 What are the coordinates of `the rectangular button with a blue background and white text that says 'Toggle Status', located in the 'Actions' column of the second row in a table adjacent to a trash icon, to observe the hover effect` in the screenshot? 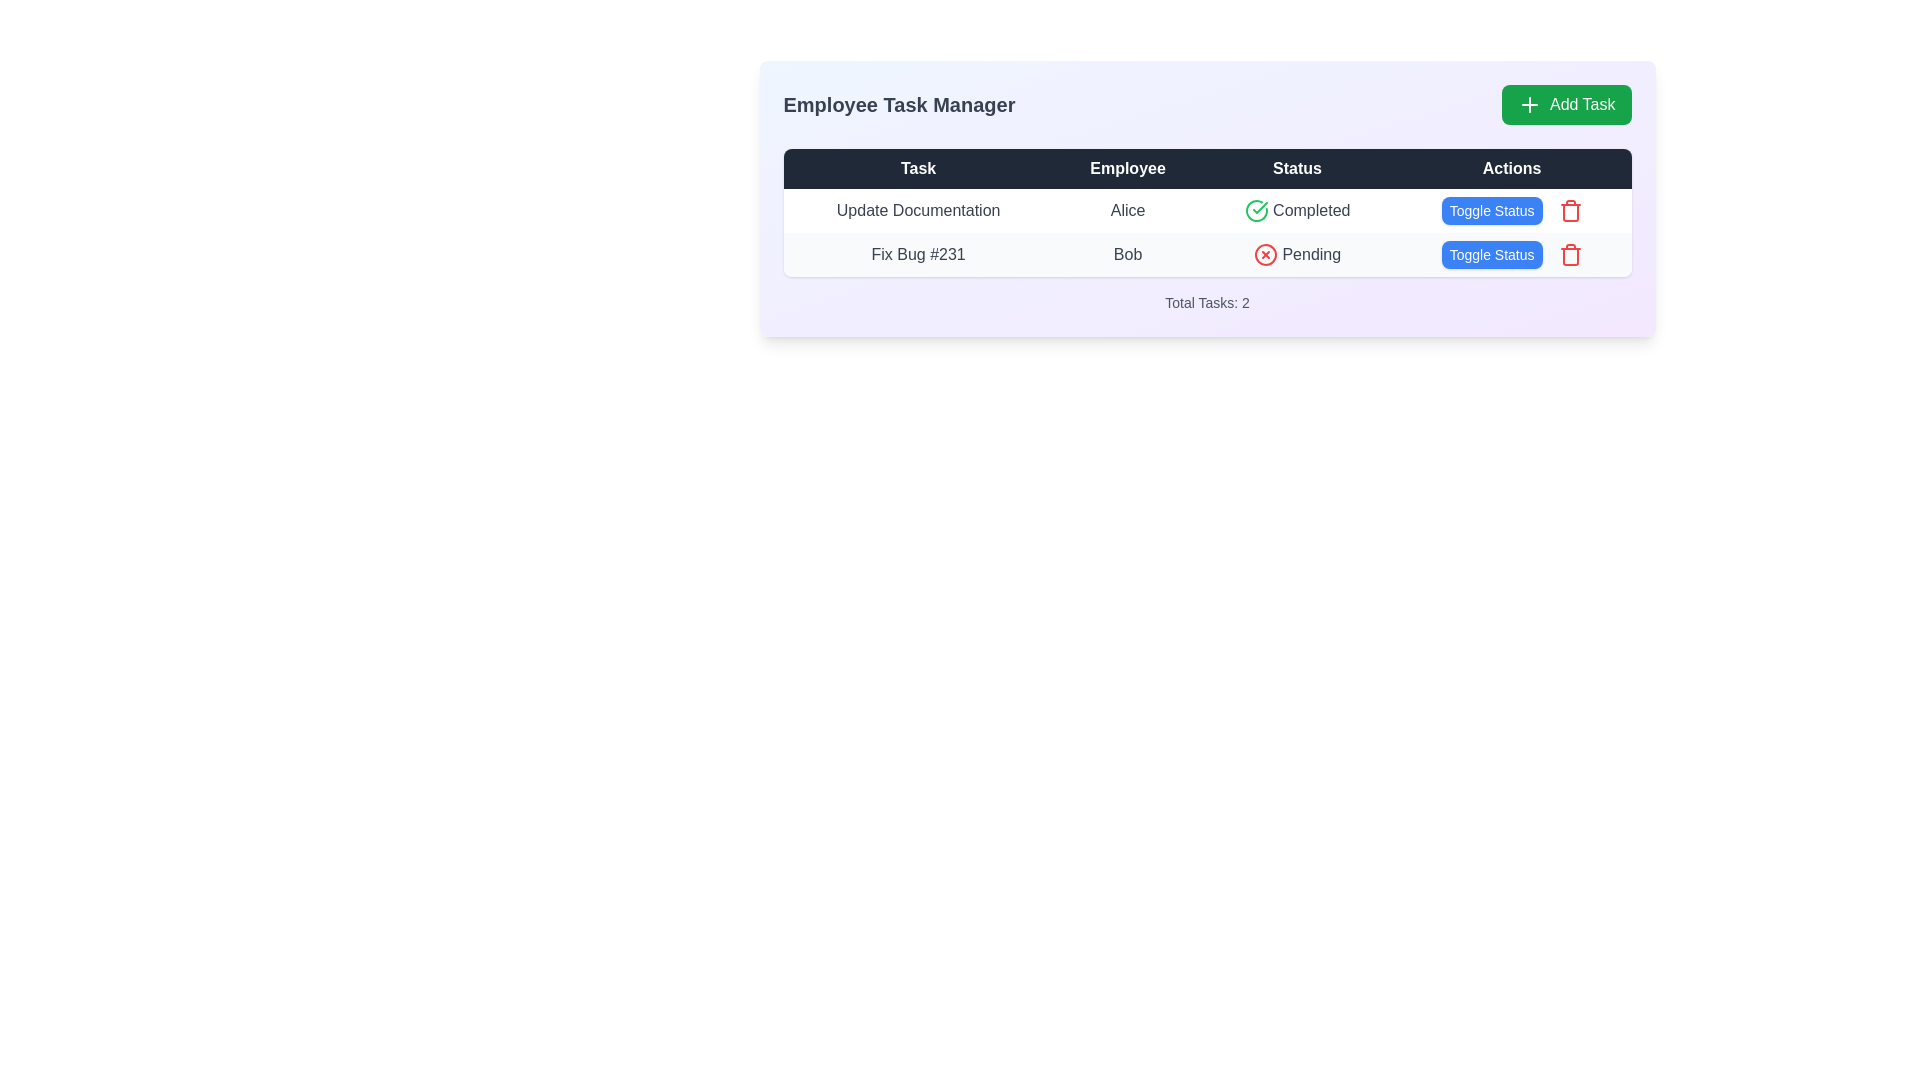 It's located at (1512, 253).